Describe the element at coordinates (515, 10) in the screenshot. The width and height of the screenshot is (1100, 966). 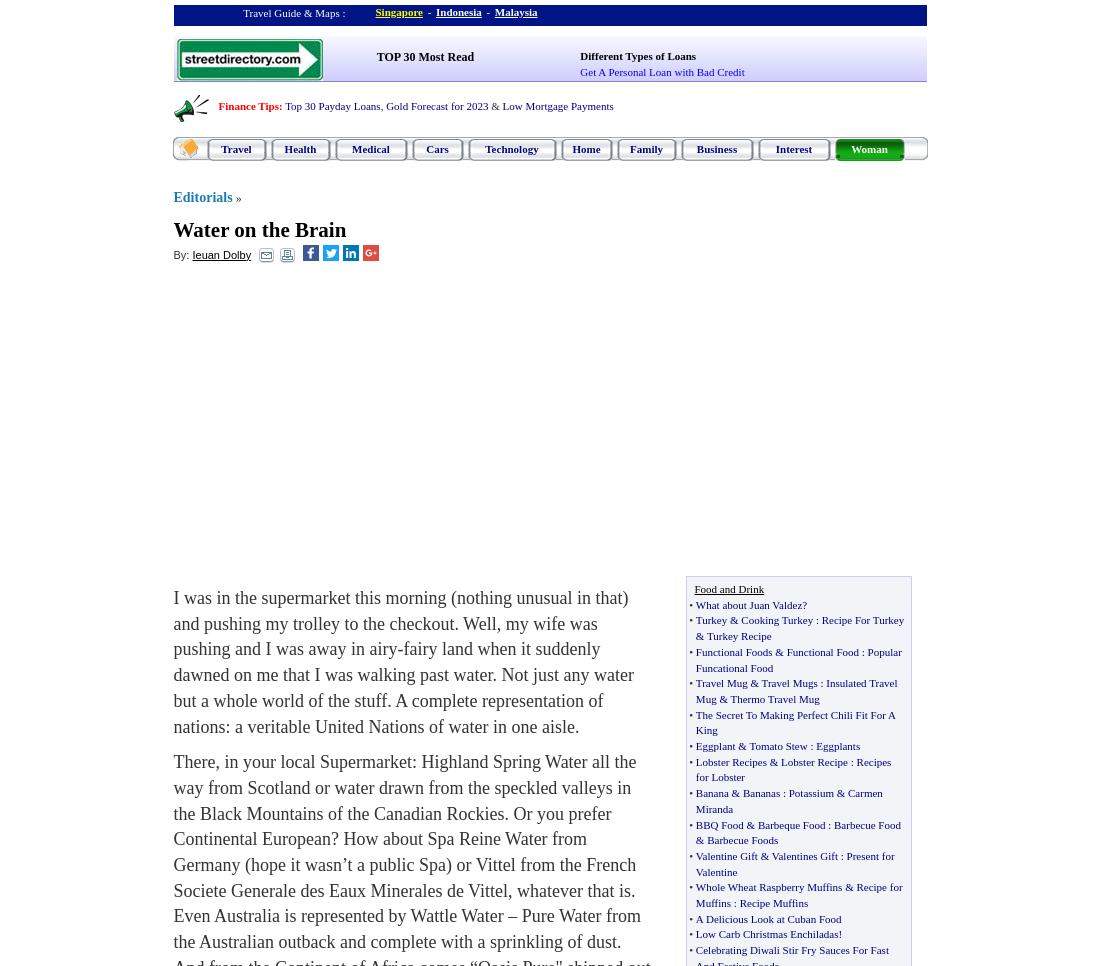
I see `'Malaysia'` at that location.